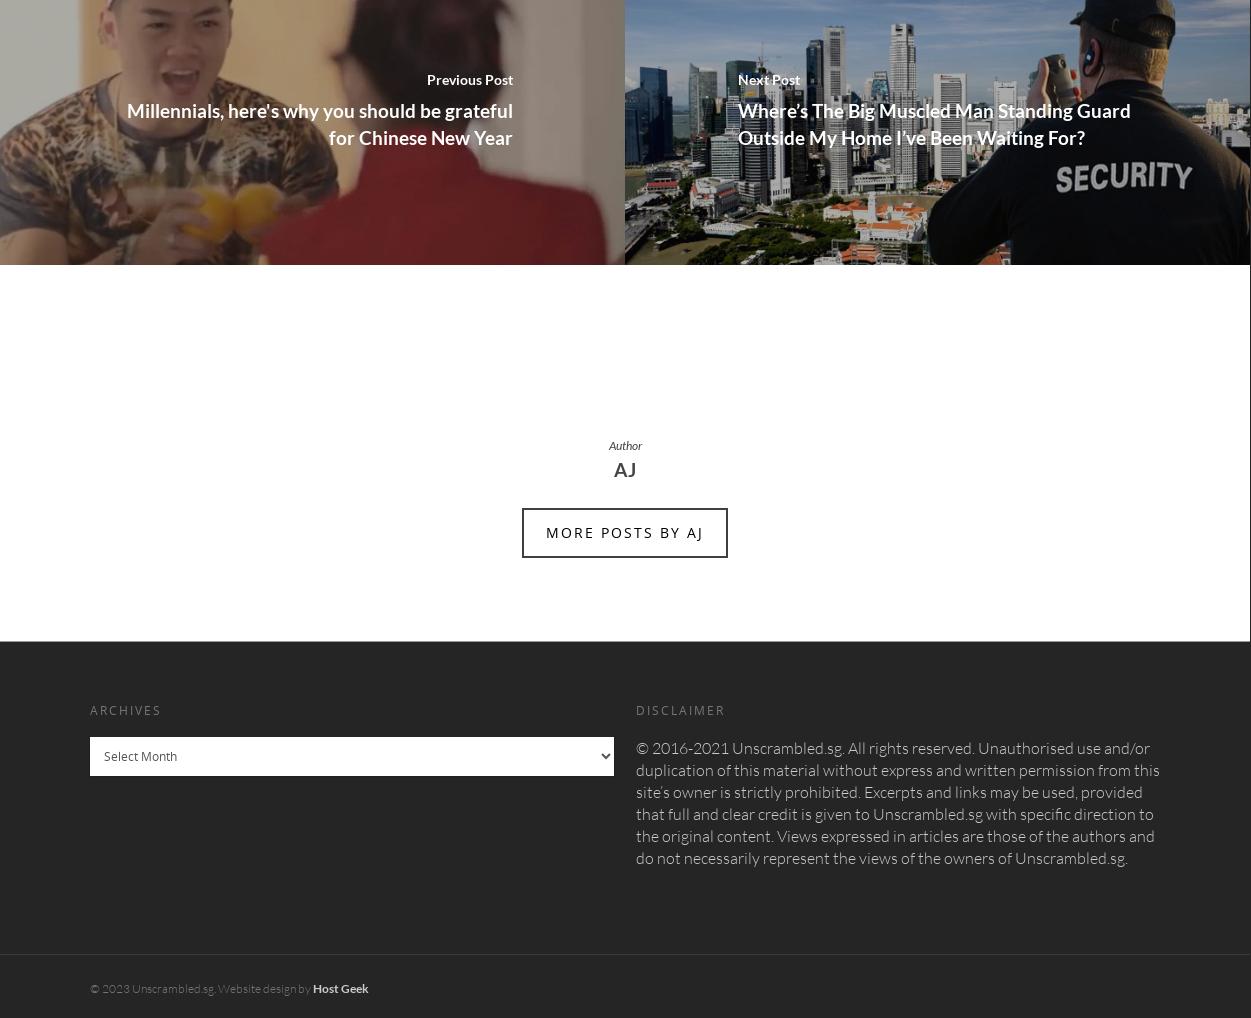  I want to click on 'Disclaimer', so click(678, 710).